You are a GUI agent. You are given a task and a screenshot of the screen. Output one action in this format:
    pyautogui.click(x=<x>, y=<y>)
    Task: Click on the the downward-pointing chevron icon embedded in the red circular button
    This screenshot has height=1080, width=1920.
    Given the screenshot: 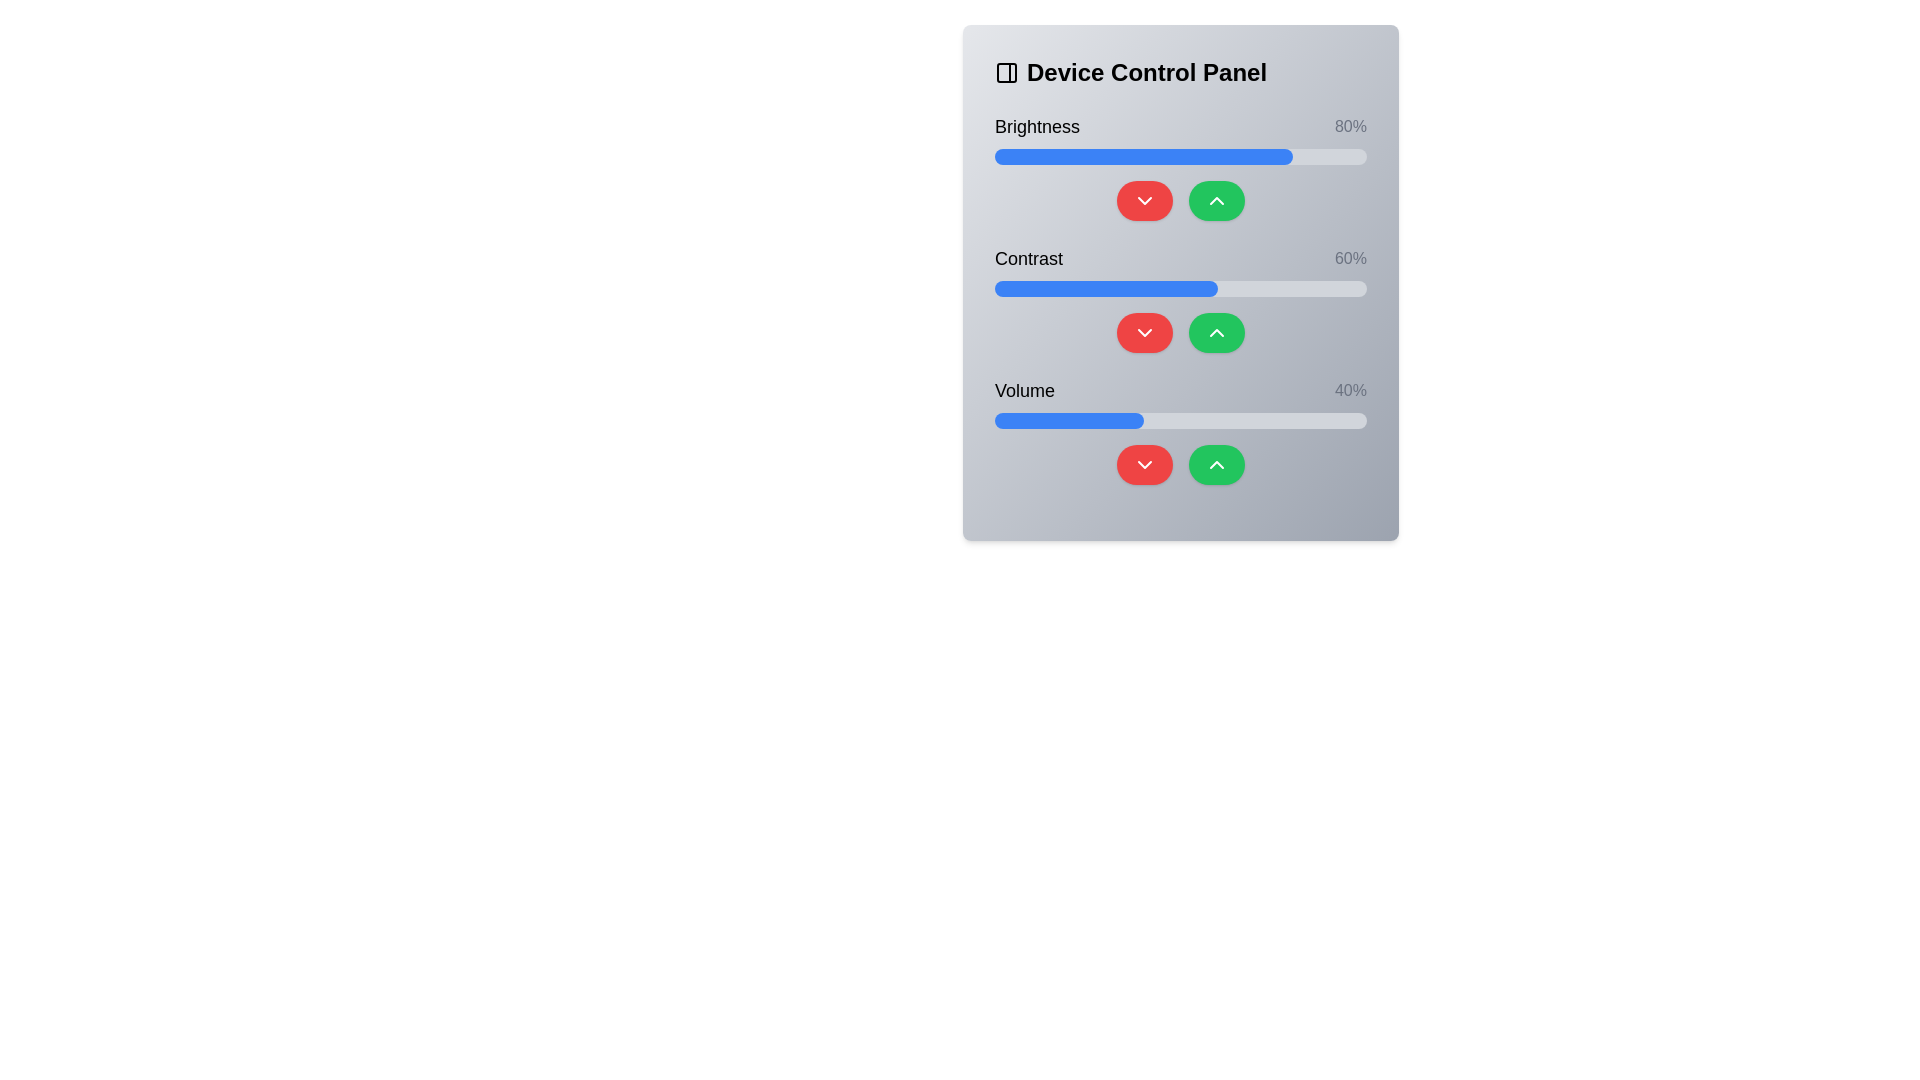 What is the action you would take?
    pyautogui.click(x=1145, y=200)
    